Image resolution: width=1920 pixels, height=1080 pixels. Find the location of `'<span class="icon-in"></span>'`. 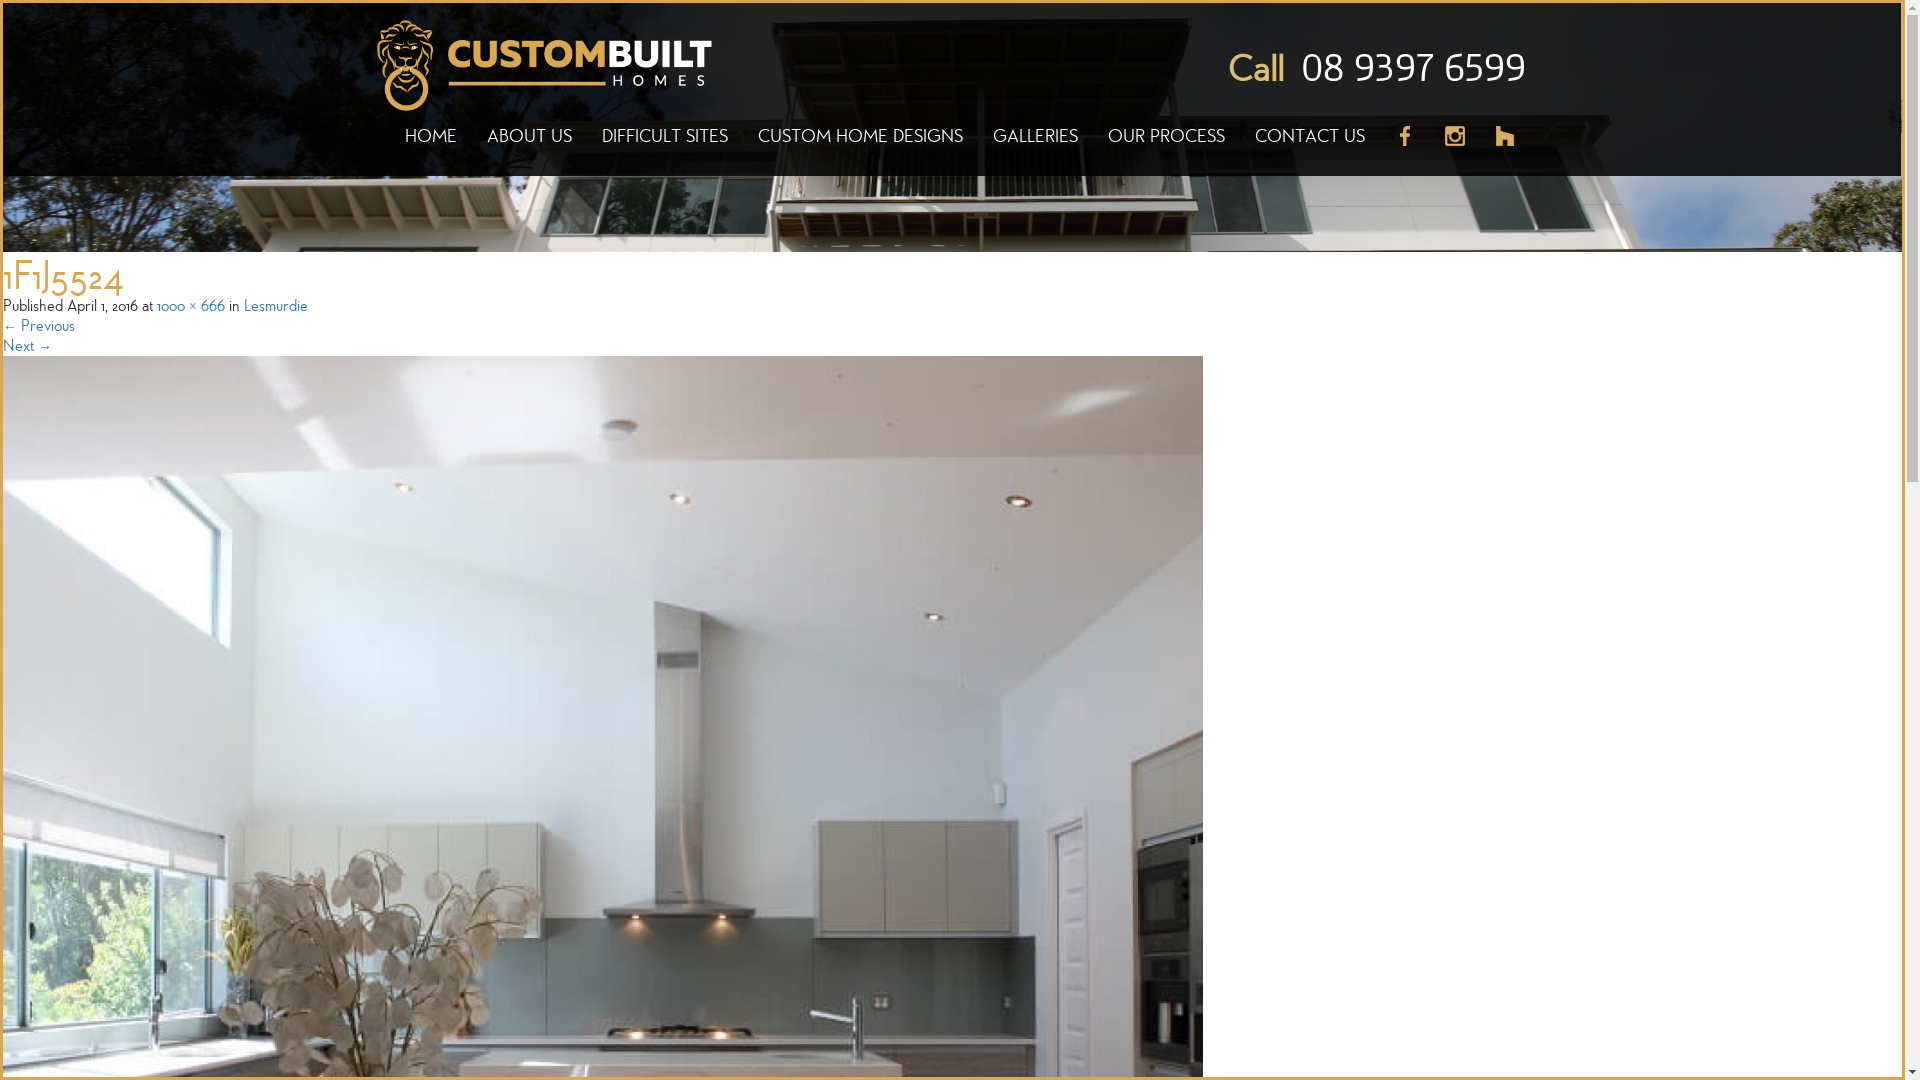

'<span class="icon-in"></span>' is located at coordinates (1454, 146).